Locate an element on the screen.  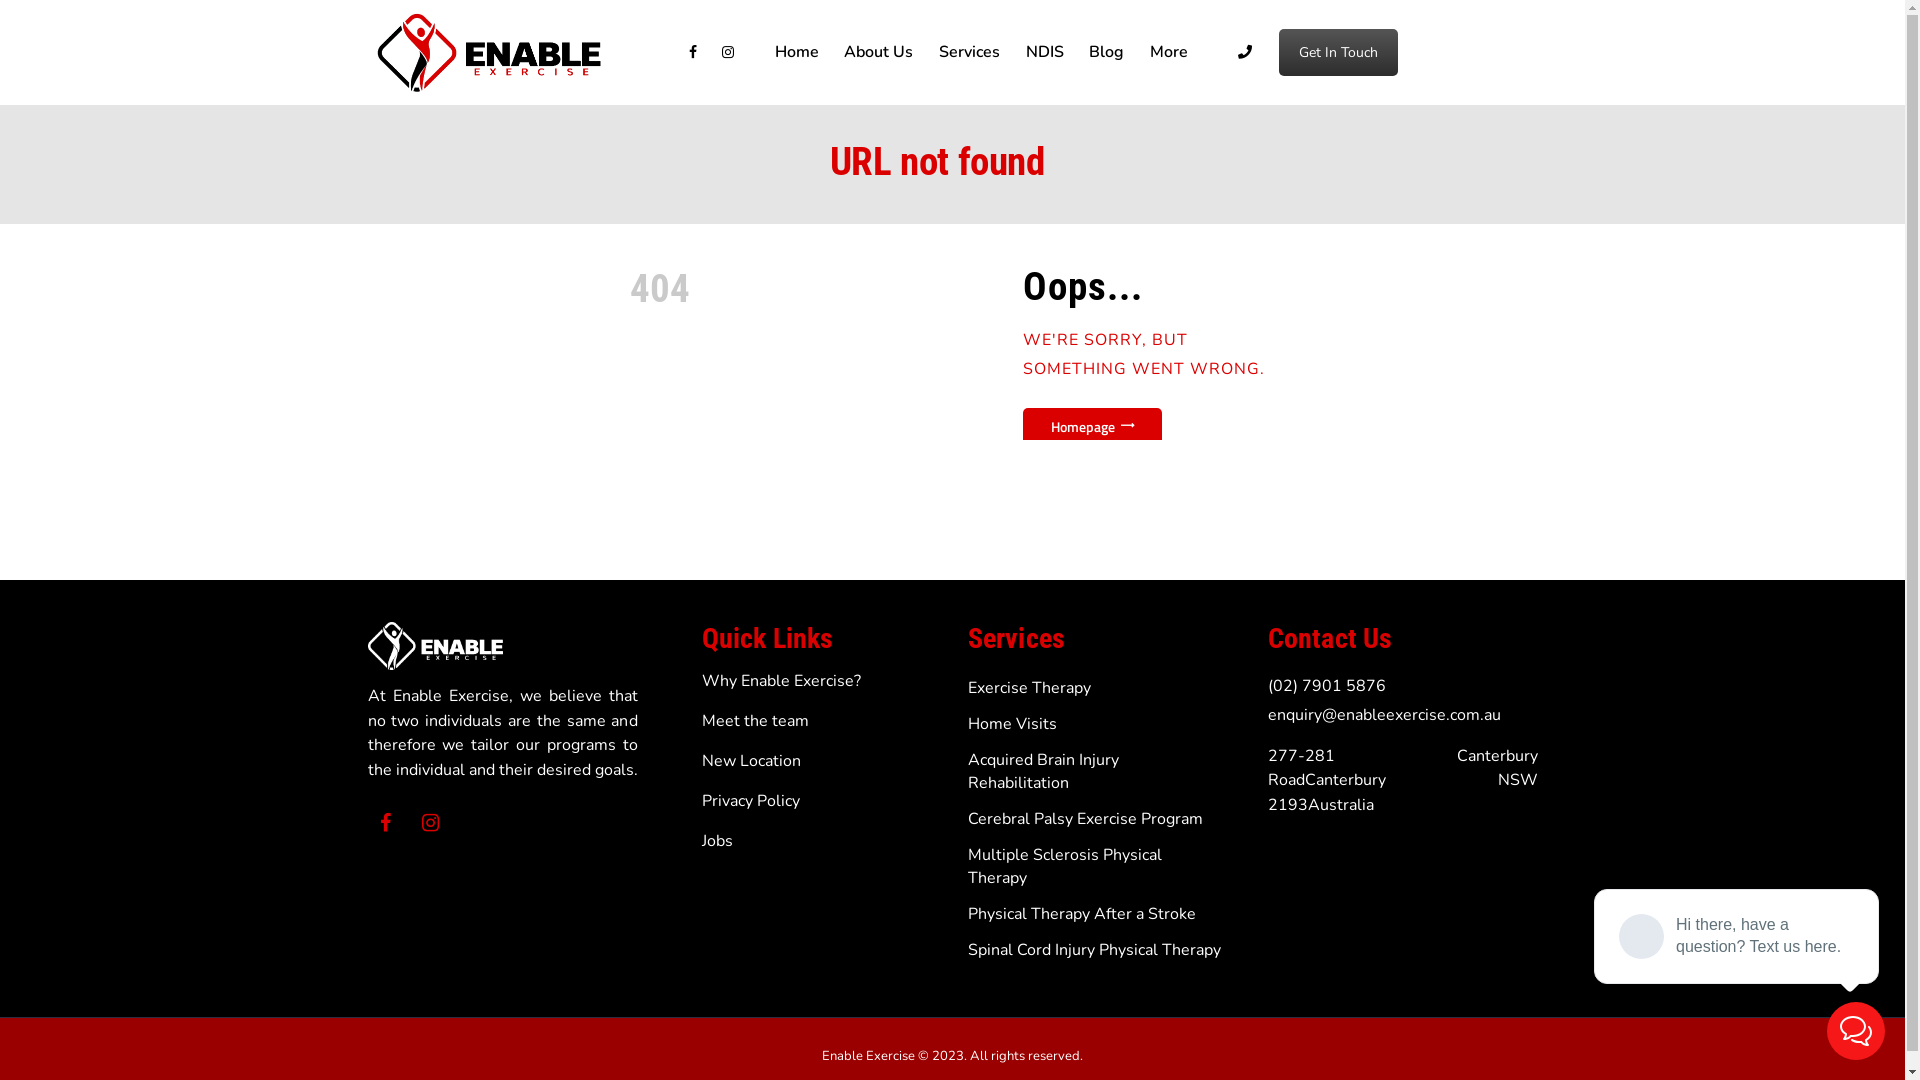
'Why Enable Exercise?' is located at coordinates (780, 680).